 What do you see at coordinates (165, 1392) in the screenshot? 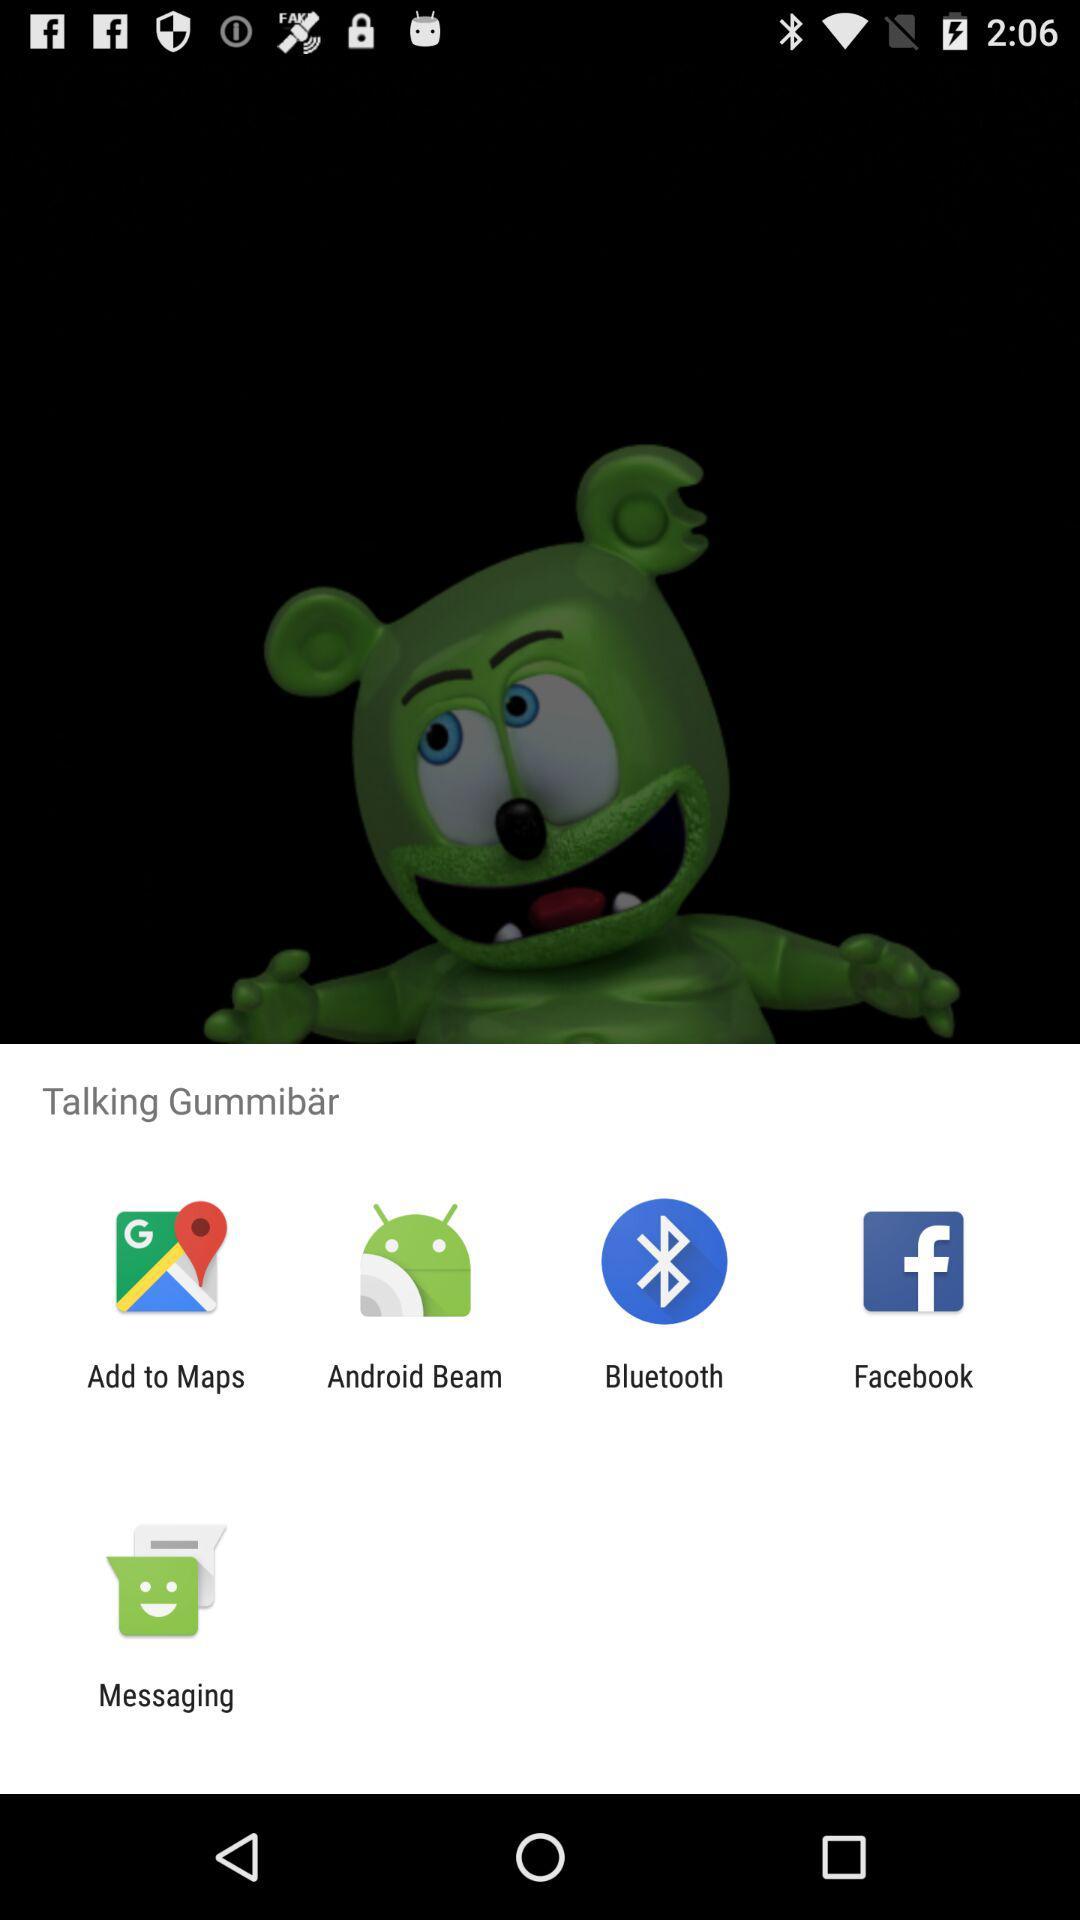
I see `icon next to the android beam icon` at bounding box center [165, 1392].